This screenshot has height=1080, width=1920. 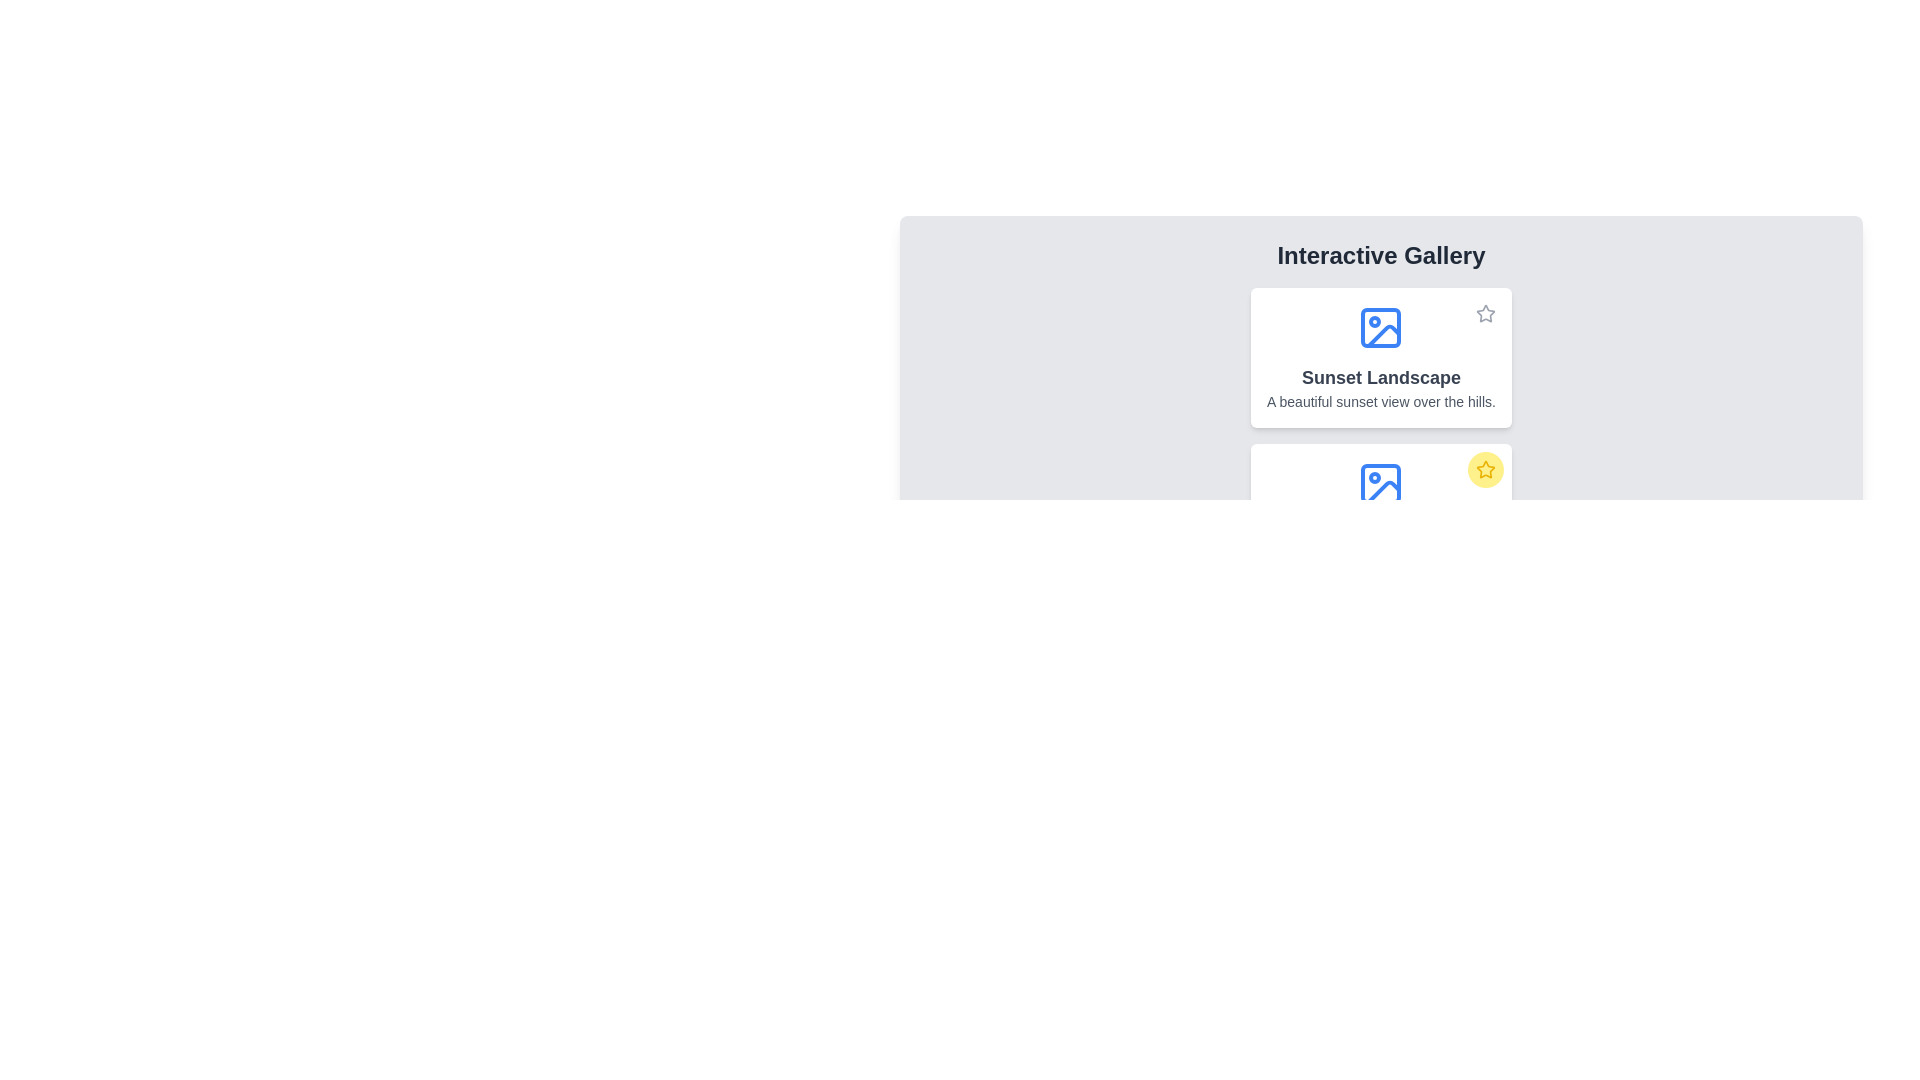 What do you see at coordinates (1380, 483) in the screenshot?
I see `the SVG-based picture frame icon with a mountain and sun design located at the upper left corner of the card above the text 'Misty Forest'` at bounding box center [1380, 483].